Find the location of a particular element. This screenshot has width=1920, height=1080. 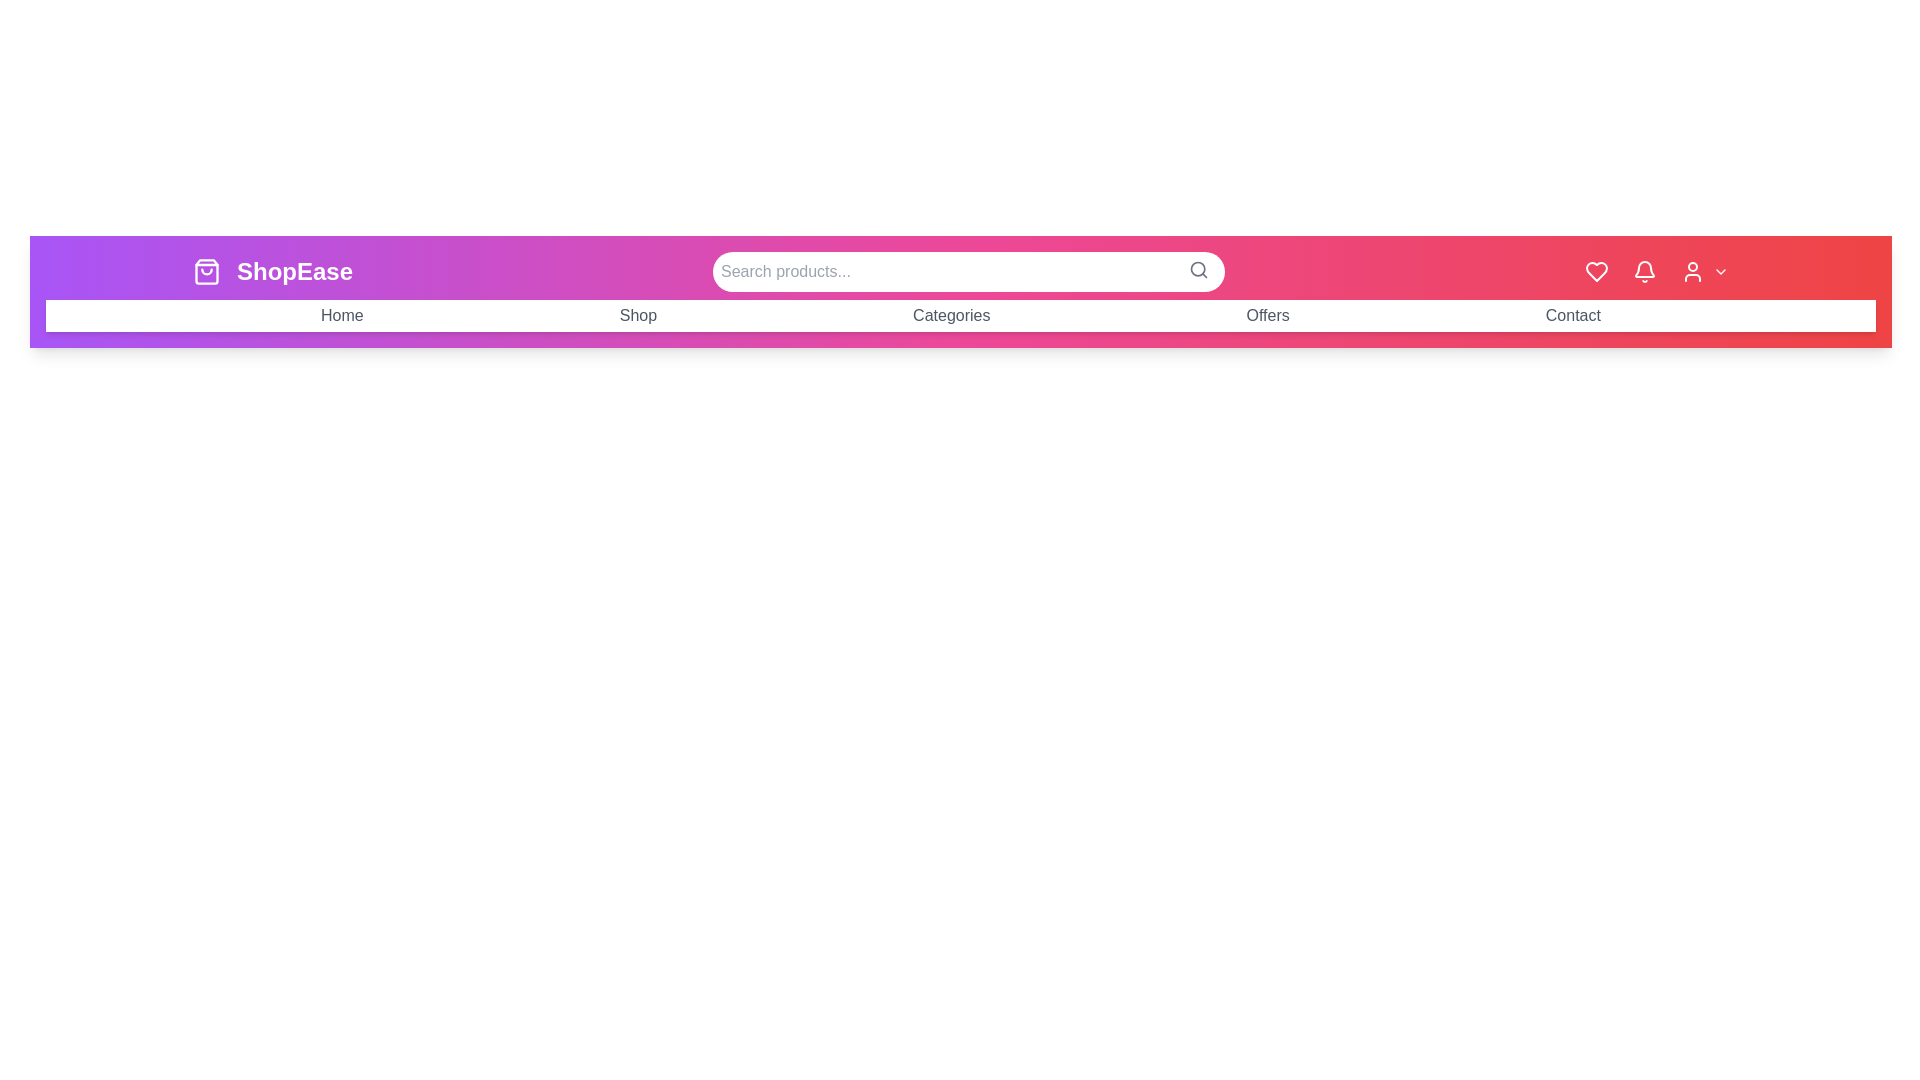

the navigation menu item Offers is located at coordinates (1266, 315).